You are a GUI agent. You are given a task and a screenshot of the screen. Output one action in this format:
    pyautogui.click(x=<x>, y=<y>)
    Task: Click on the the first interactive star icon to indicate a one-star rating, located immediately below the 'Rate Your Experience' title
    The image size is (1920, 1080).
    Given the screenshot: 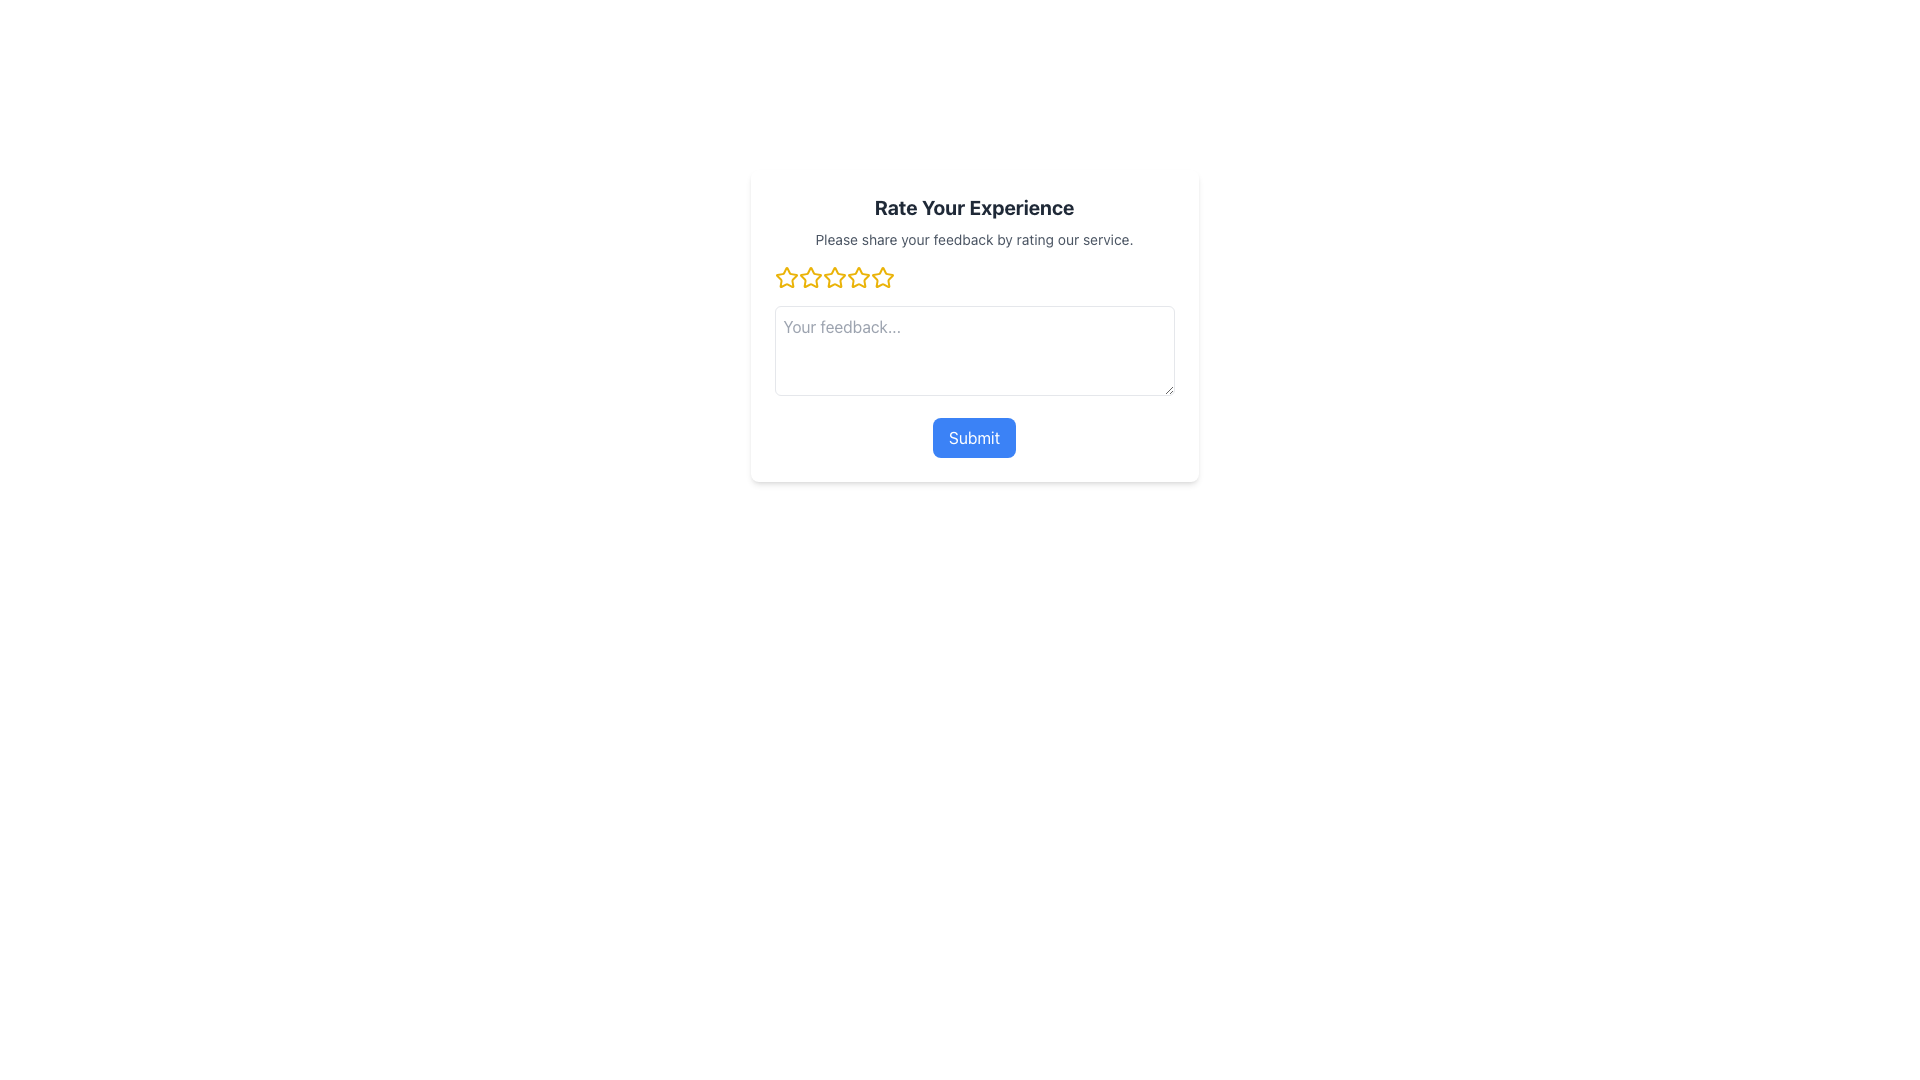 What is the action you would take?
    pyautogui.click(x=785, y=277)
    